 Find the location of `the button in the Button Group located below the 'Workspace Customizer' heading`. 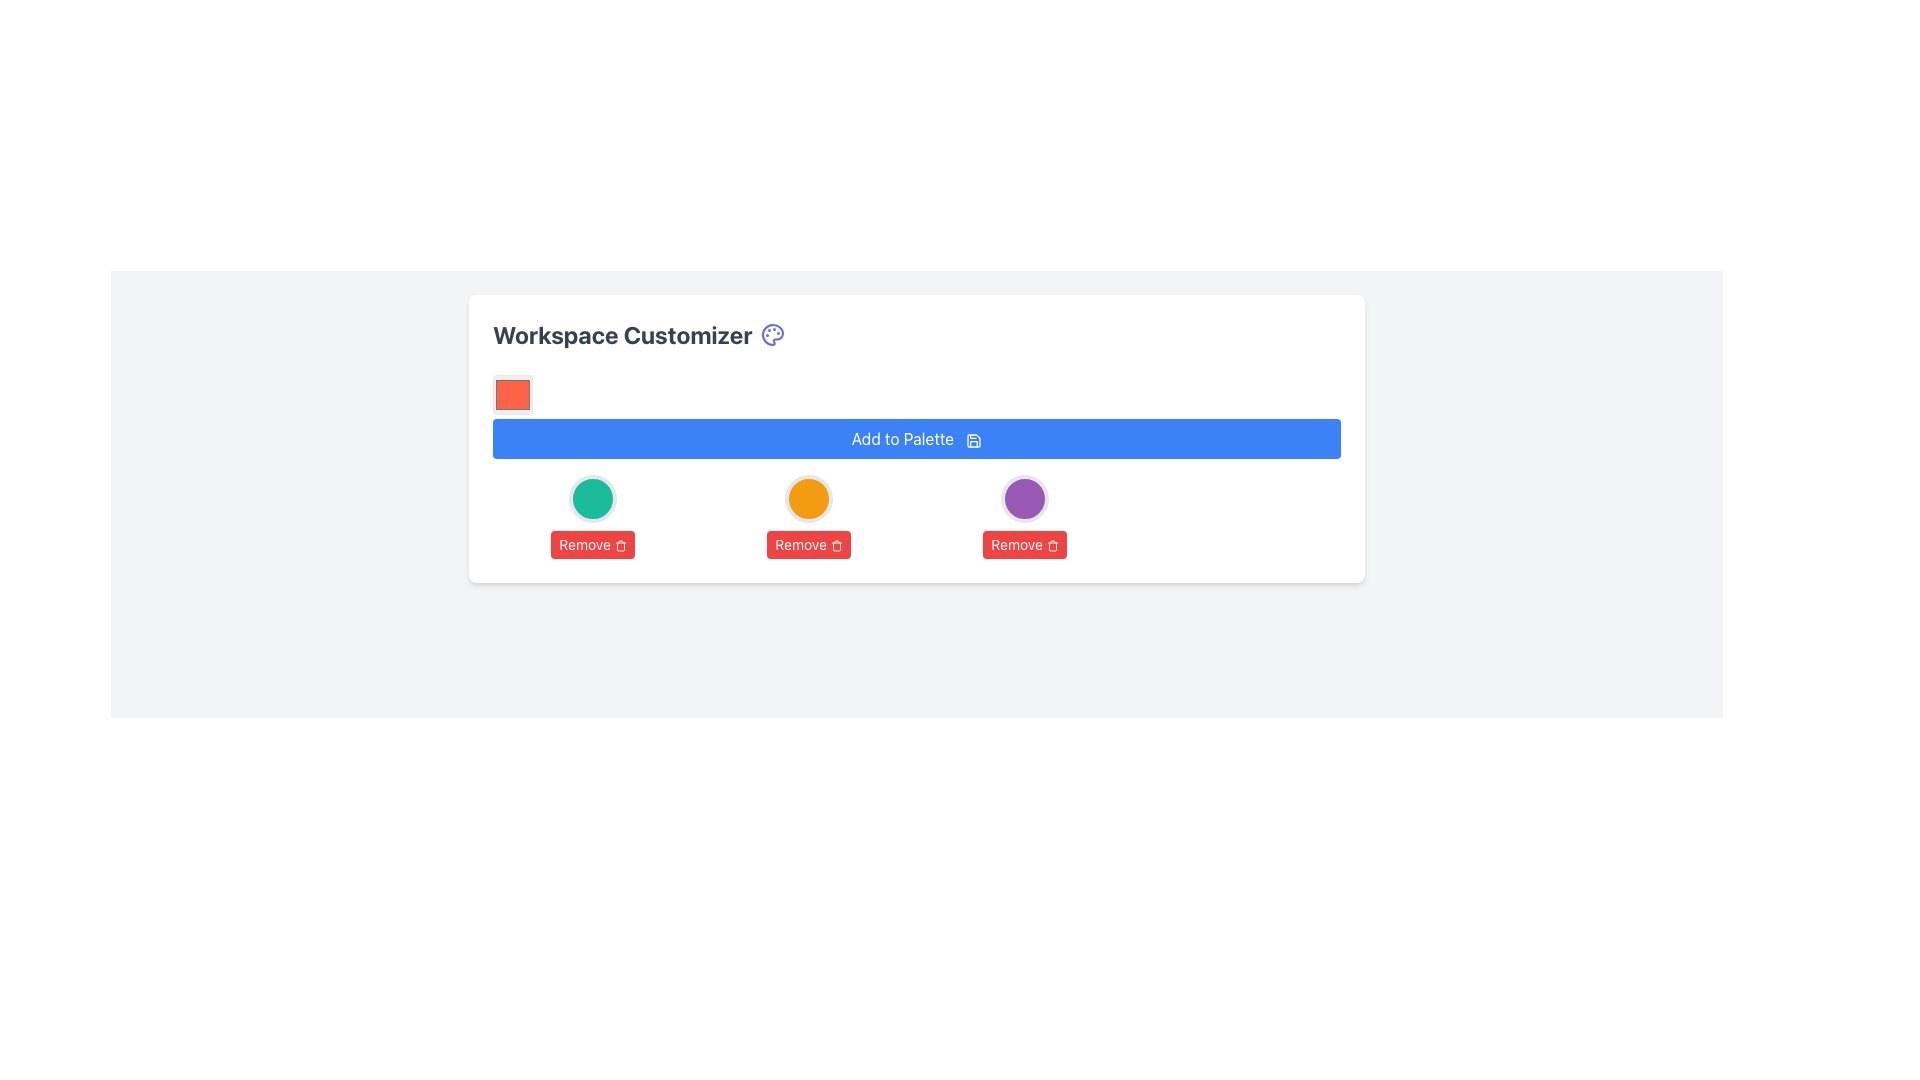

the button in the Button Group located below the 'Workspace Customizer' heading is located at coordinates (915, 466).